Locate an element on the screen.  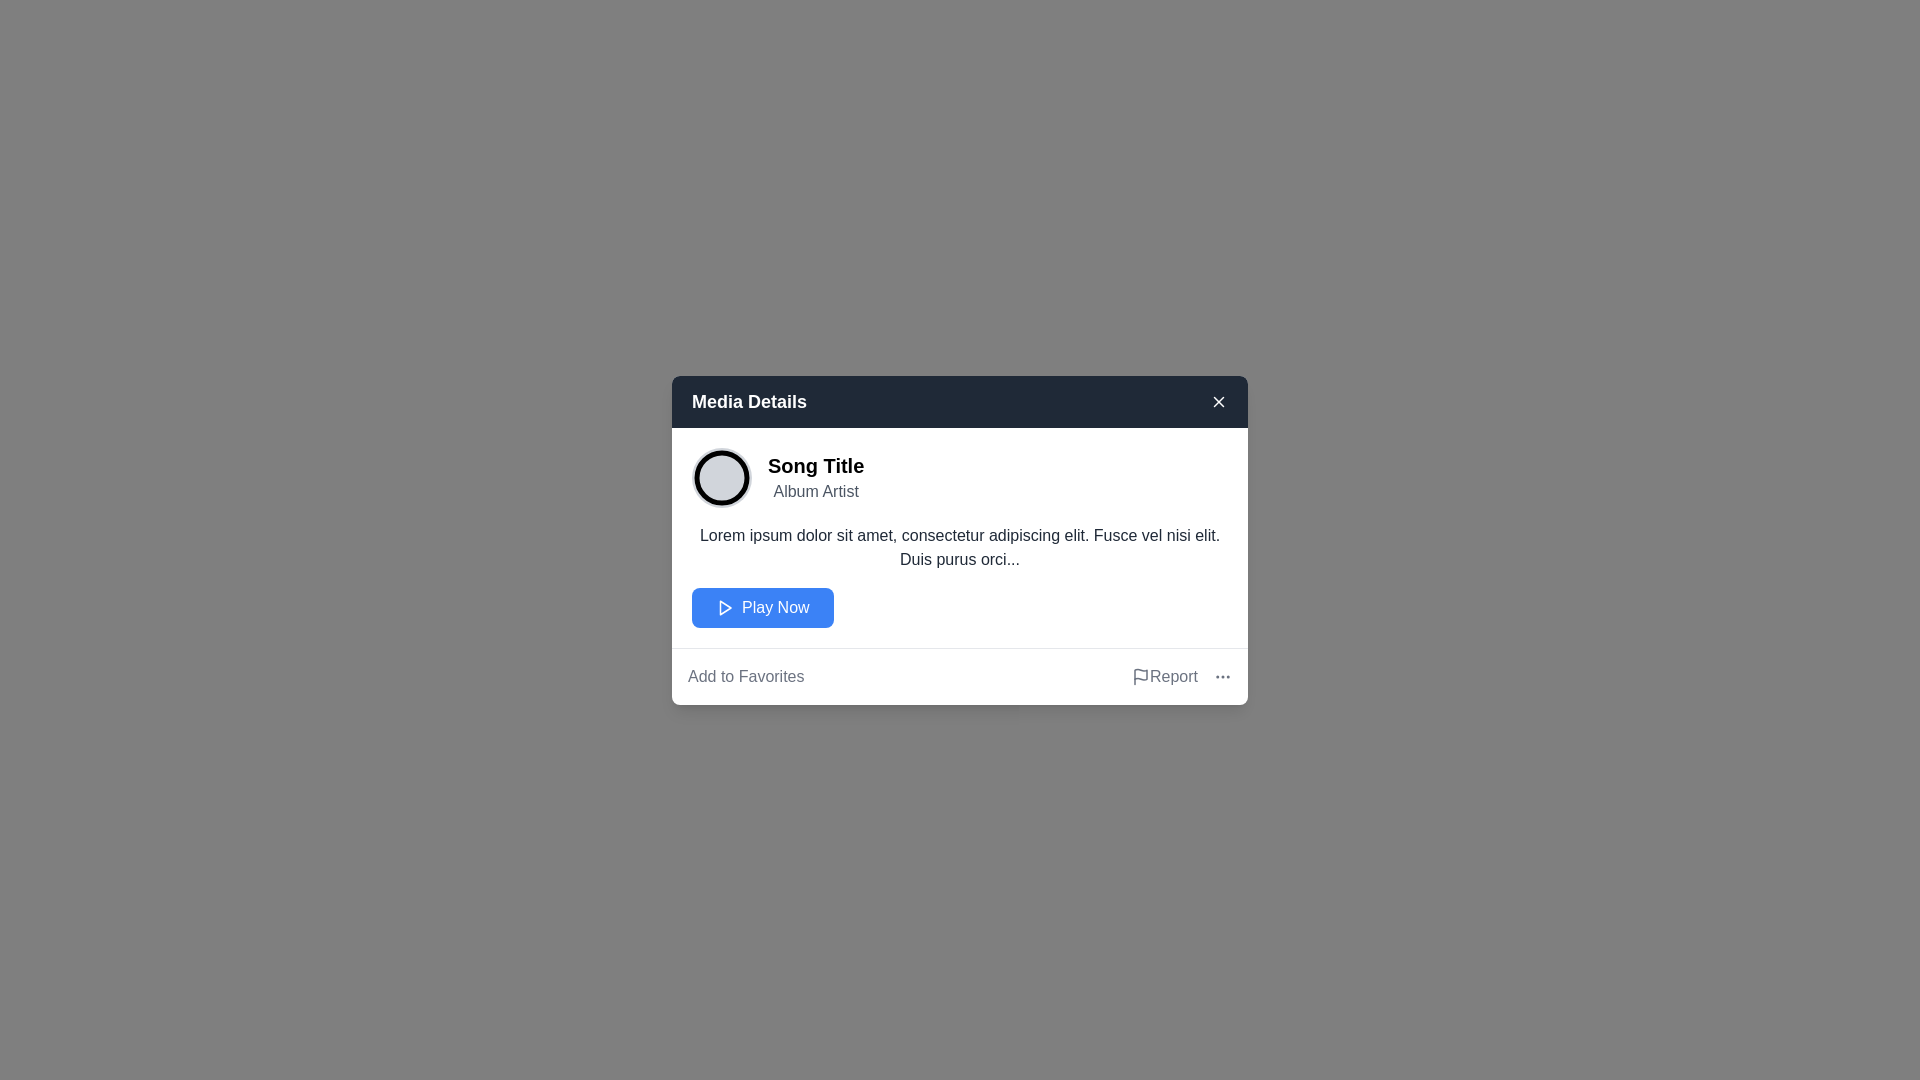
programmatically on the graphical close button represented as an SVG element located in the top-right corner of the dark blue header bar of the modal is located at coordinates (1218, 401).